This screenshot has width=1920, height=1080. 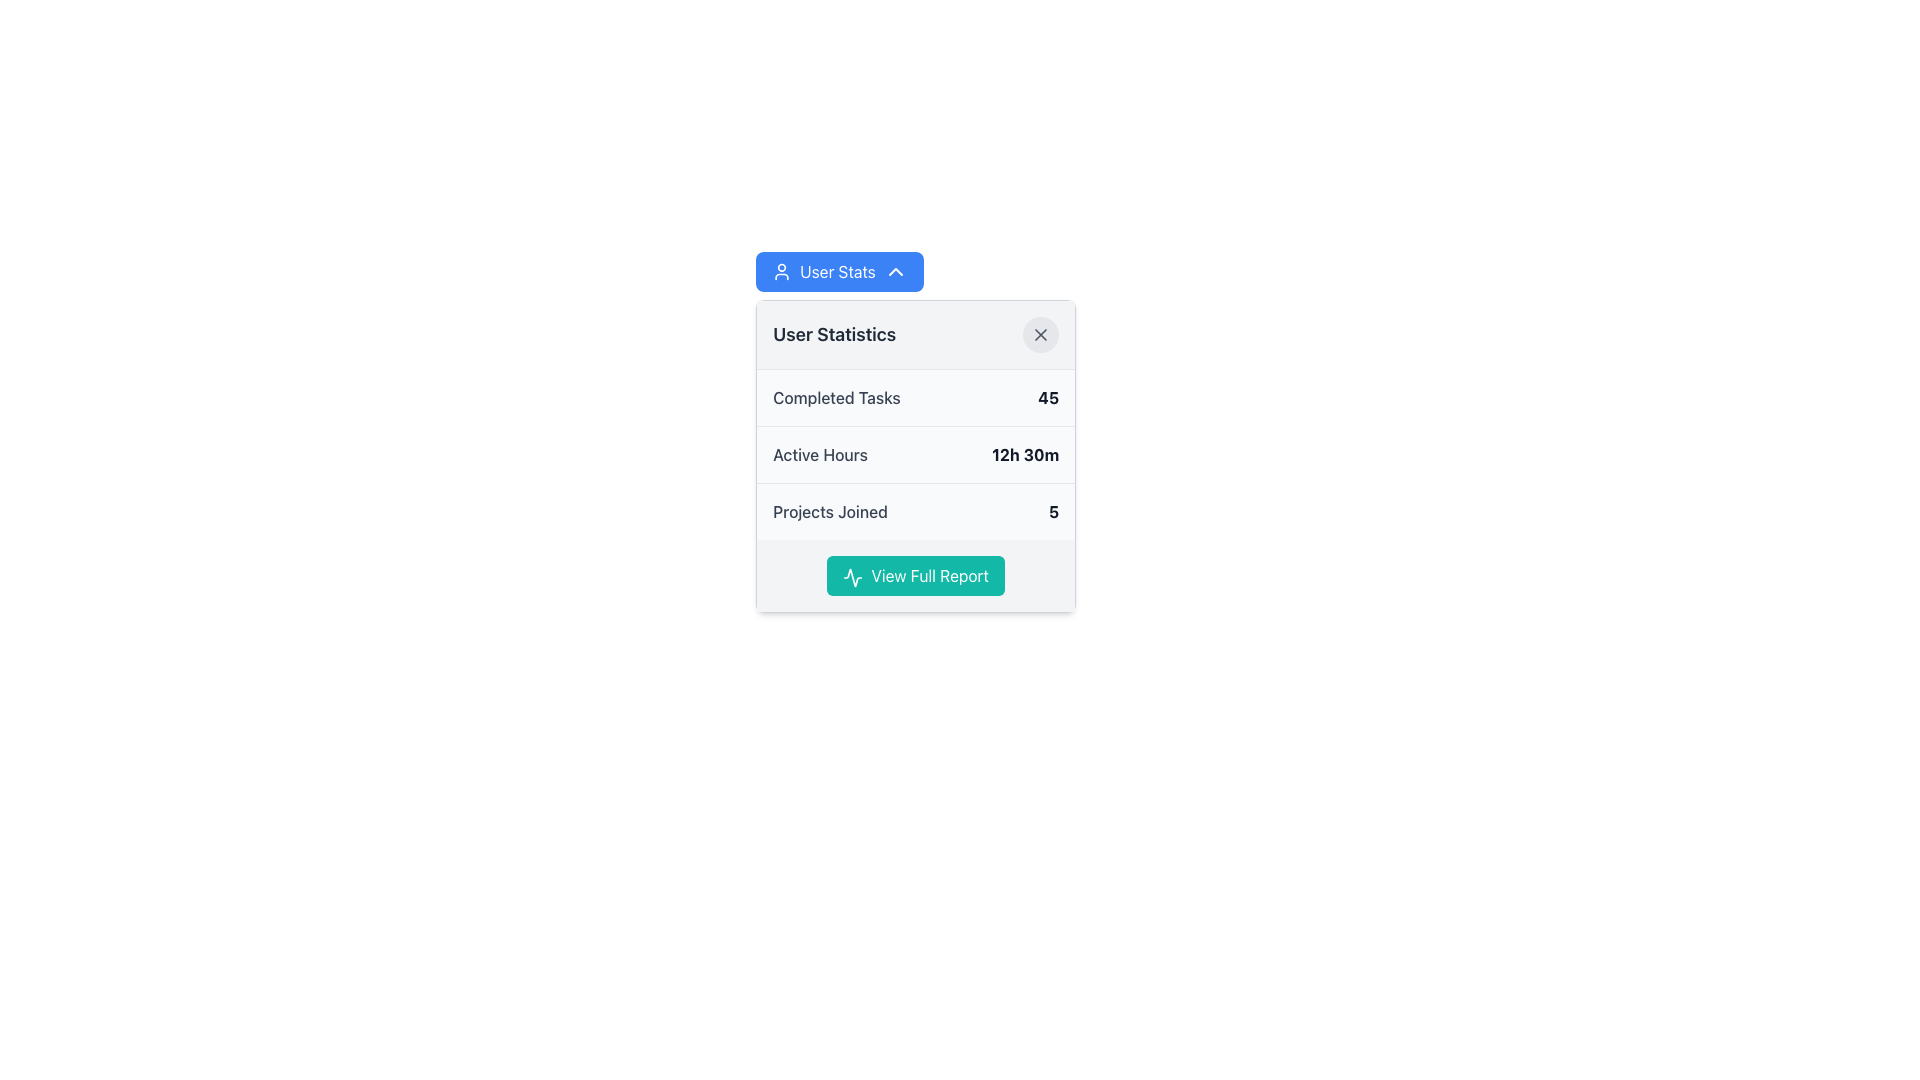 I want to click on the Informational summary row that displays the number of completed tasks by the user, located above the 'Active Hours' and 'Projects Joined' sections, so click(x=915, y=397).